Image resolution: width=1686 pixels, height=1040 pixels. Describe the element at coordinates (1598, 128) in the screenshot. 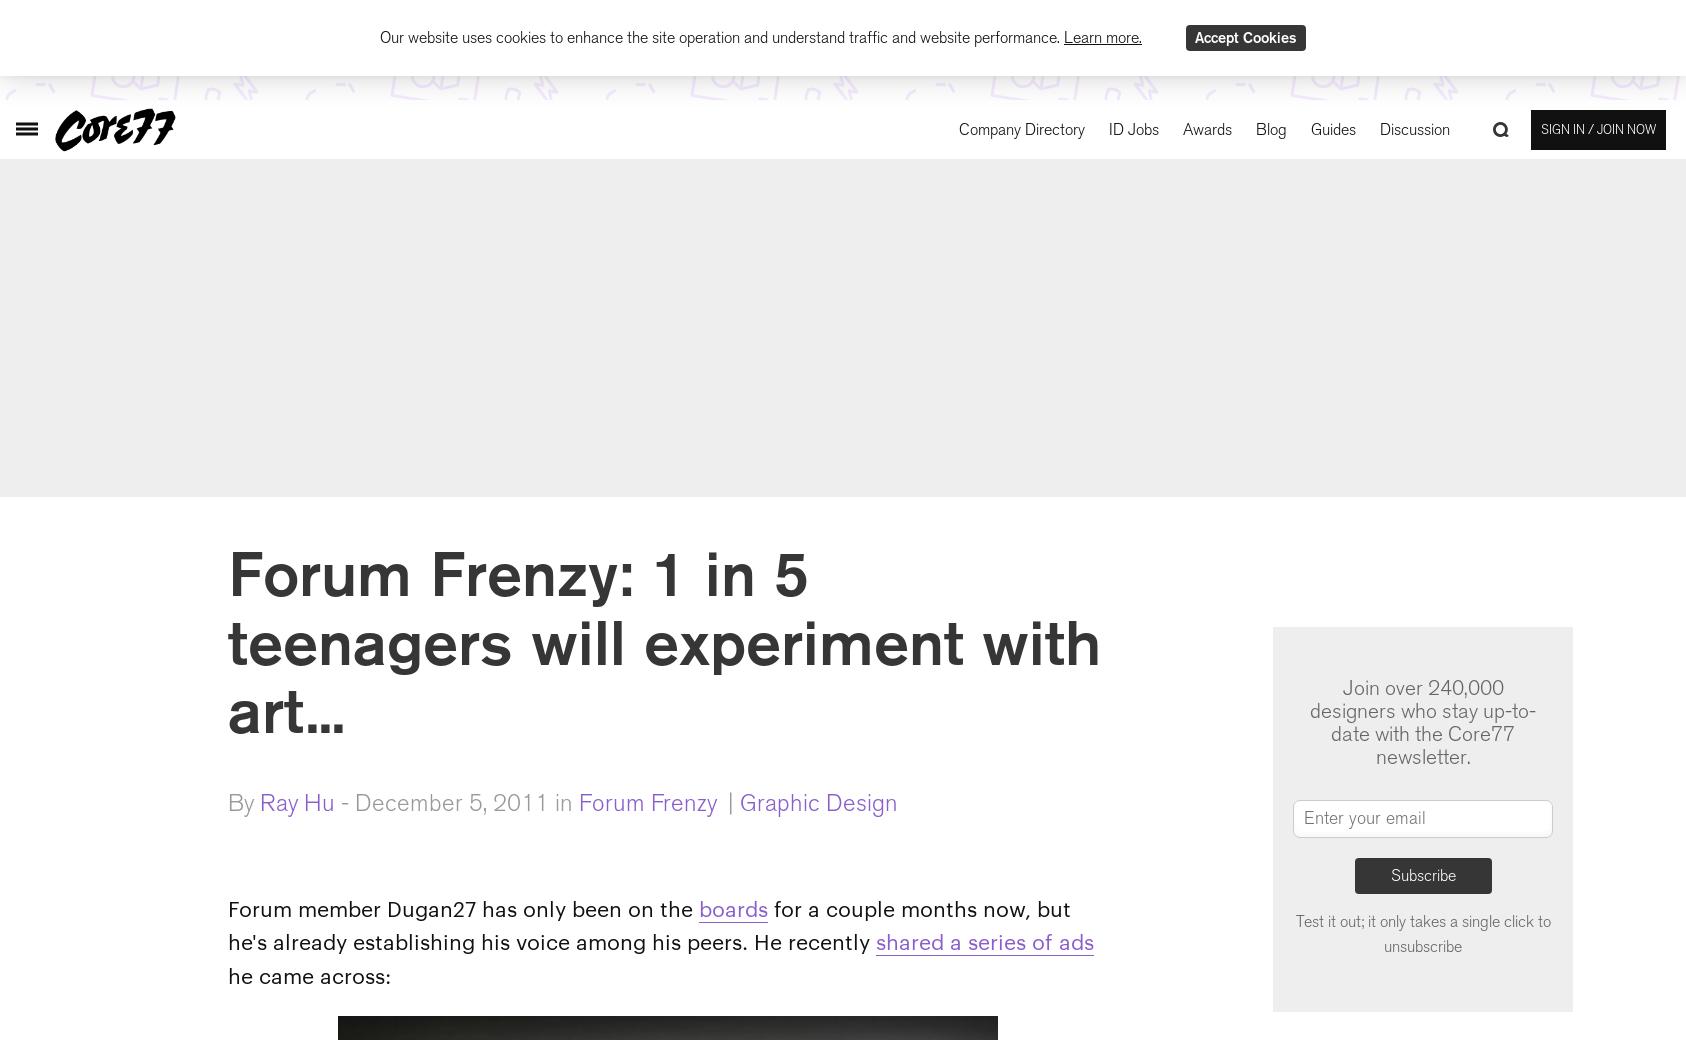

I see `'Sign In / Join Now'` at that location.